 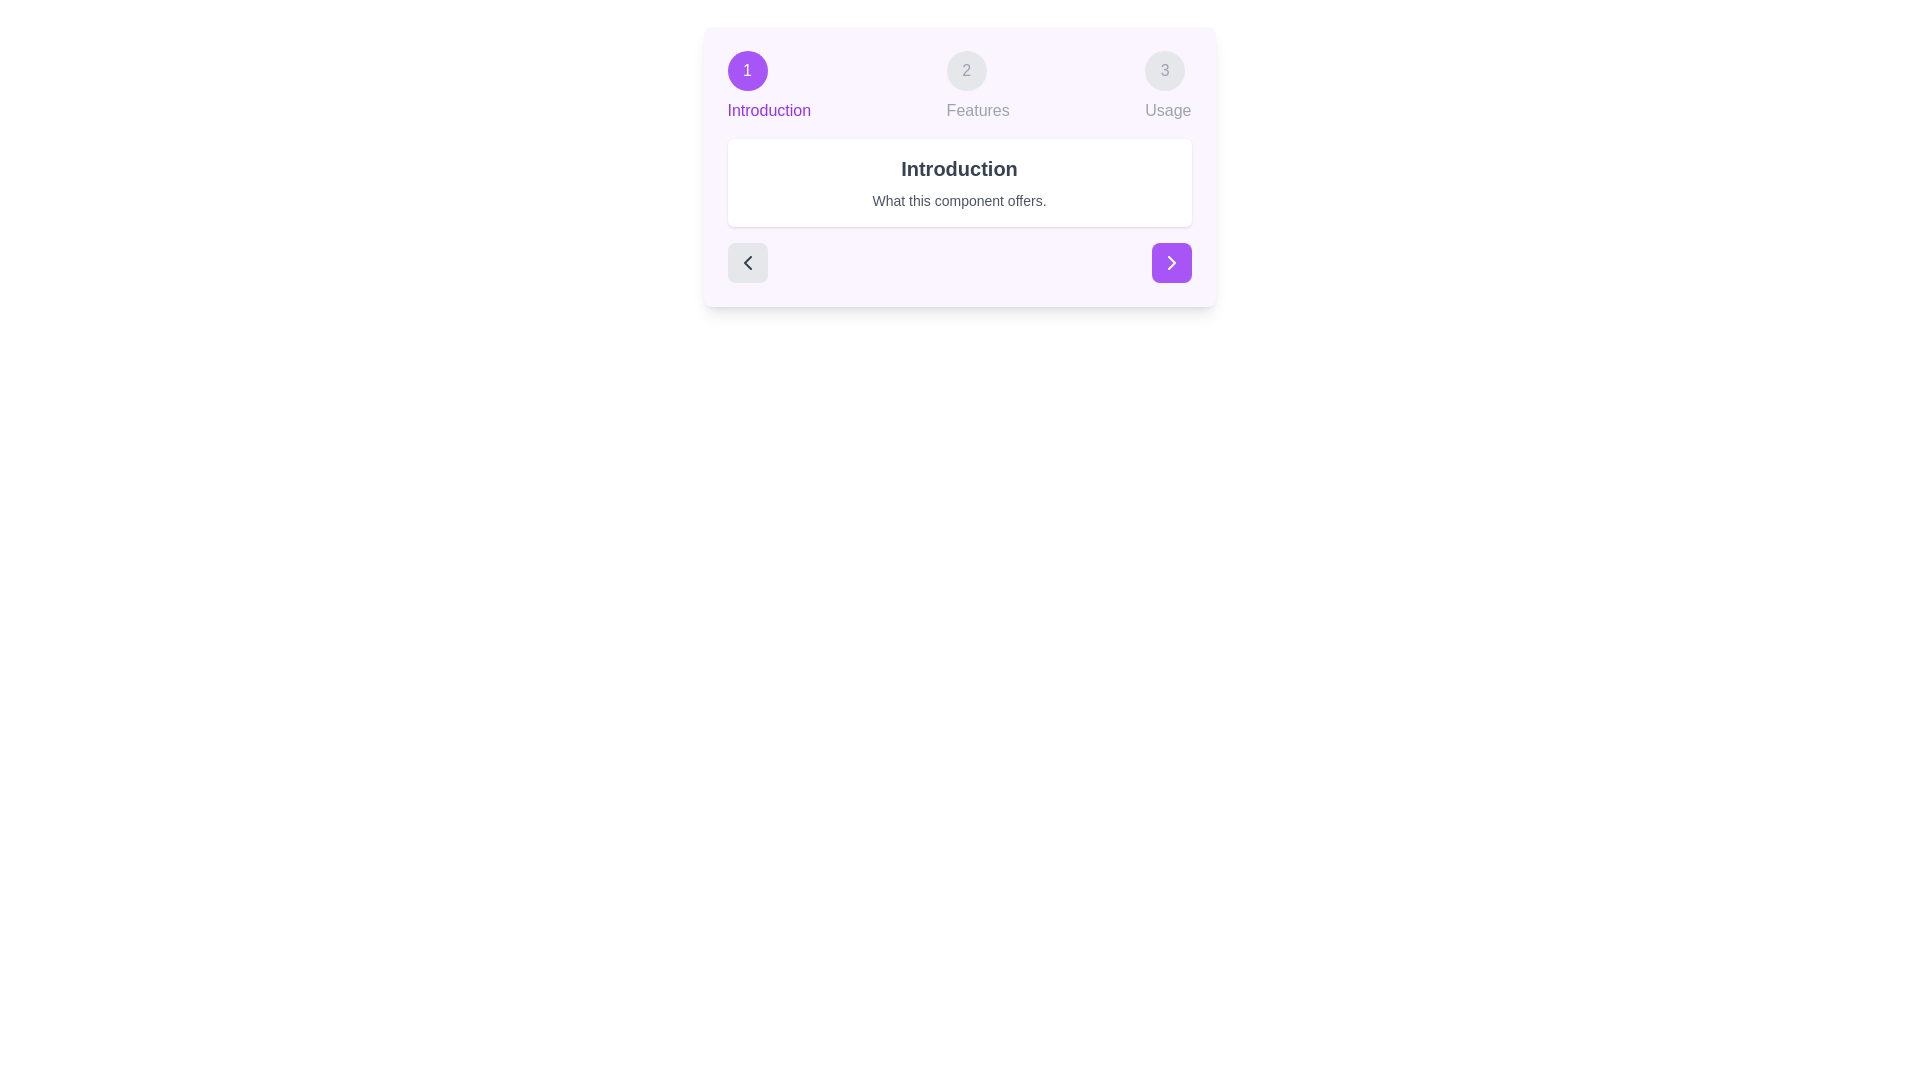 I want to click on the step indicator for Usage to navigate directly to that step, so click(x=1167, y=86).